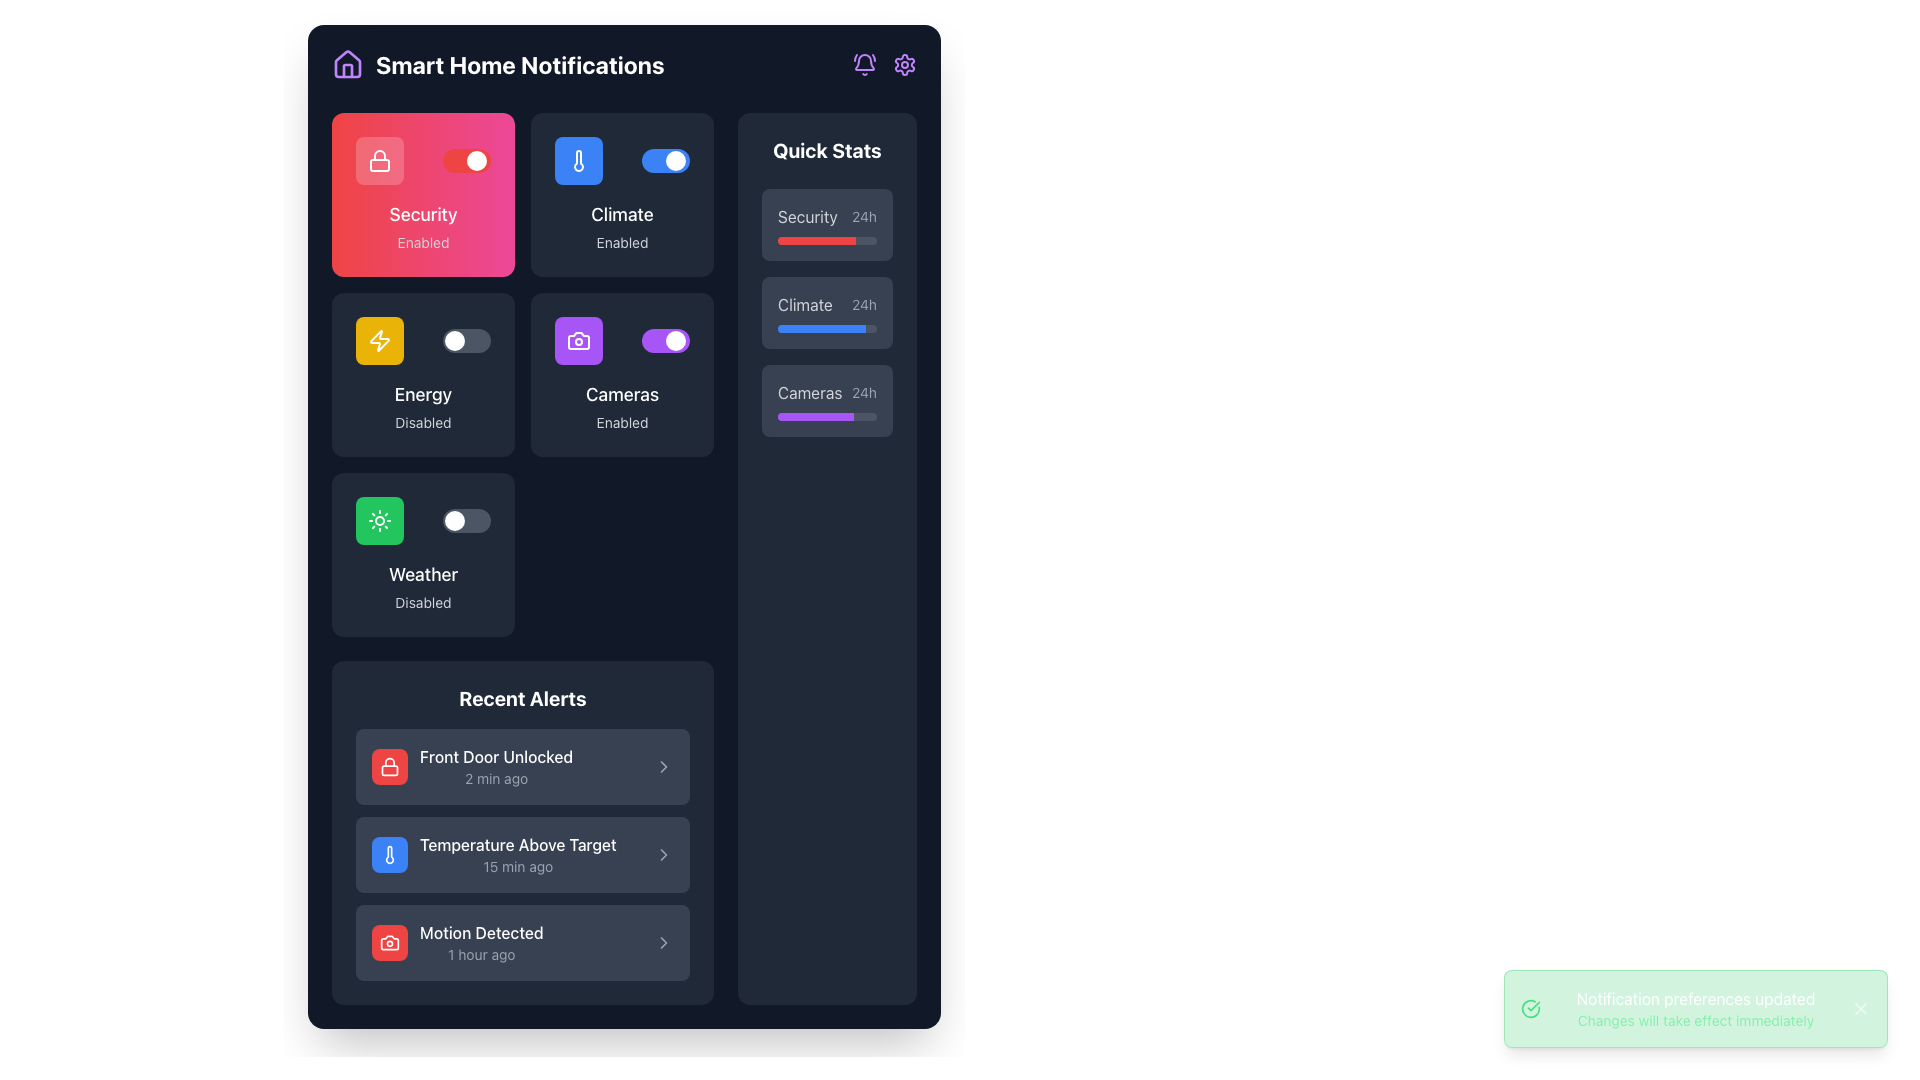  I want to click on the thermometer-shaped icon in the 'Recent Alerts' card, which represents the 'Temperature Above Target' alert in the second row, so click(389, 855).